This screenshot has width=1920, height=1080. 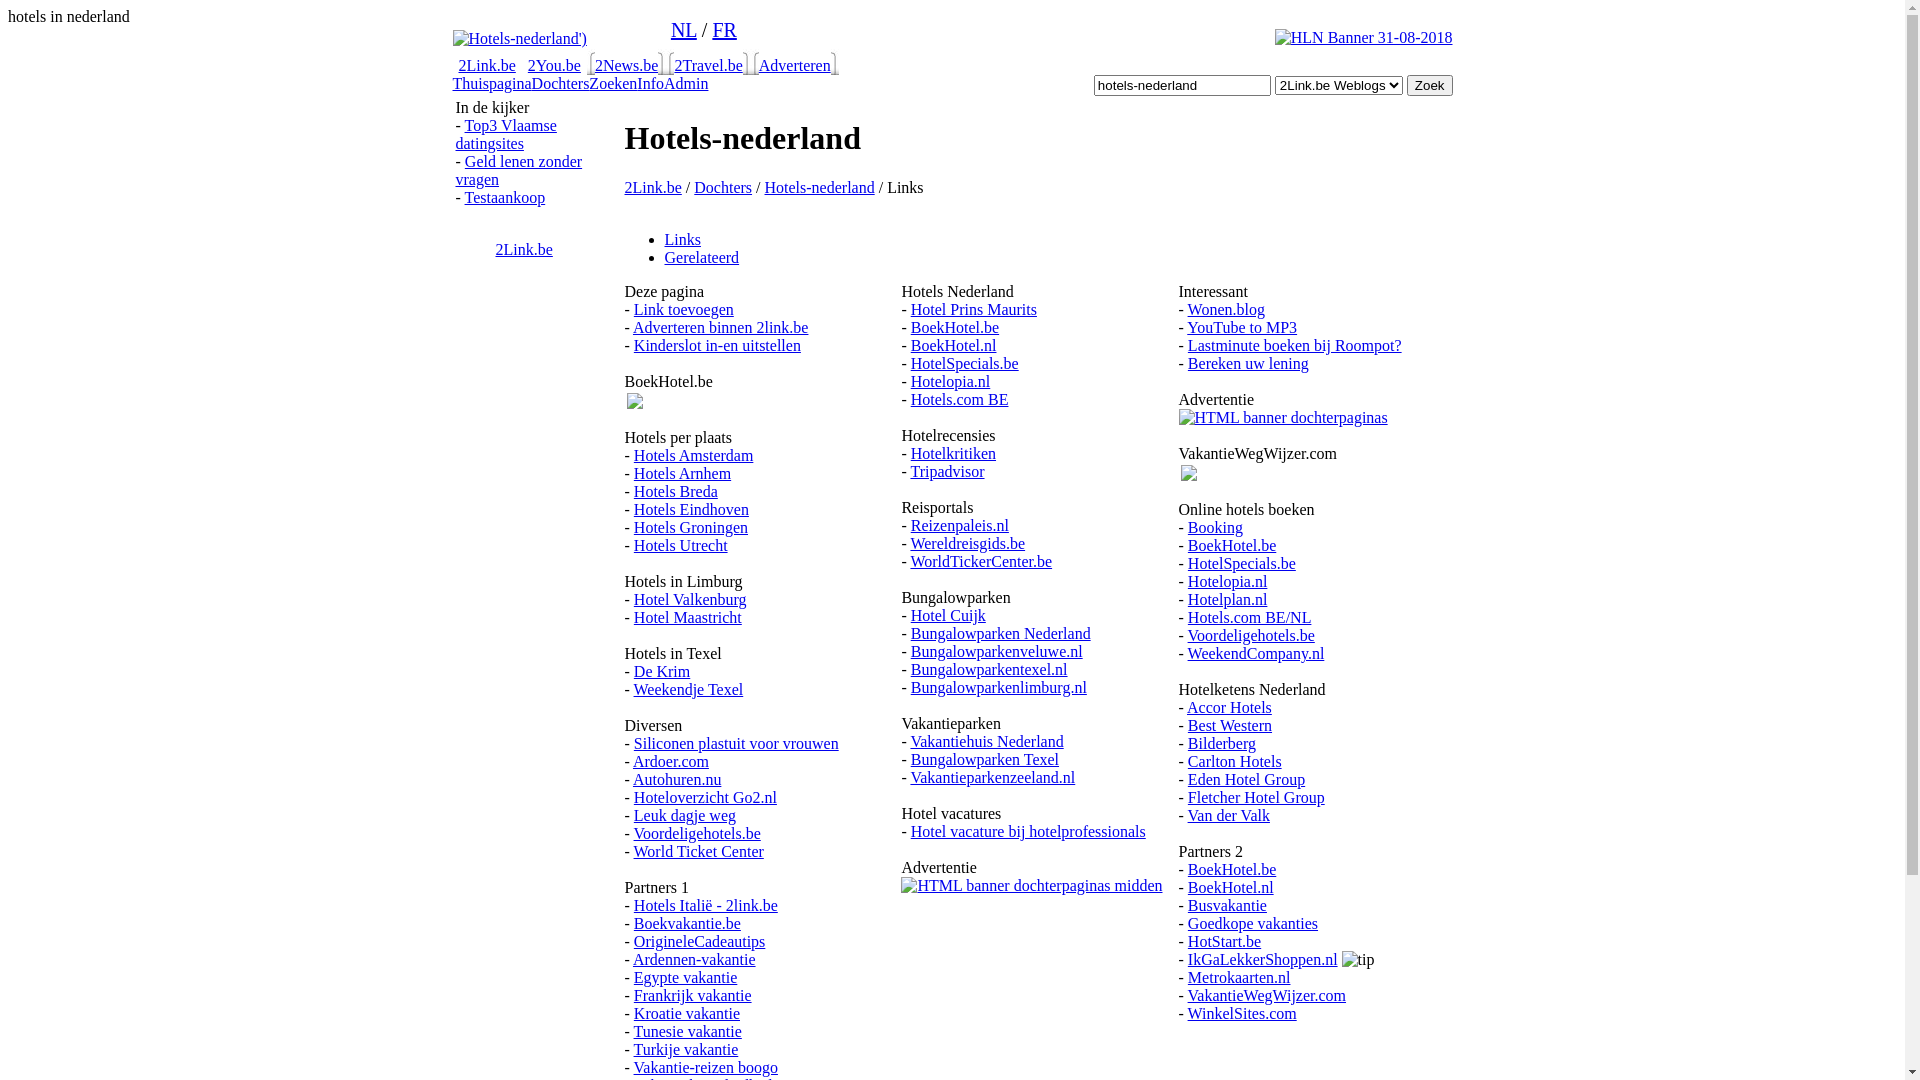 I want to click on 'Hotel Valkenburg', so click(x=690, y=598).